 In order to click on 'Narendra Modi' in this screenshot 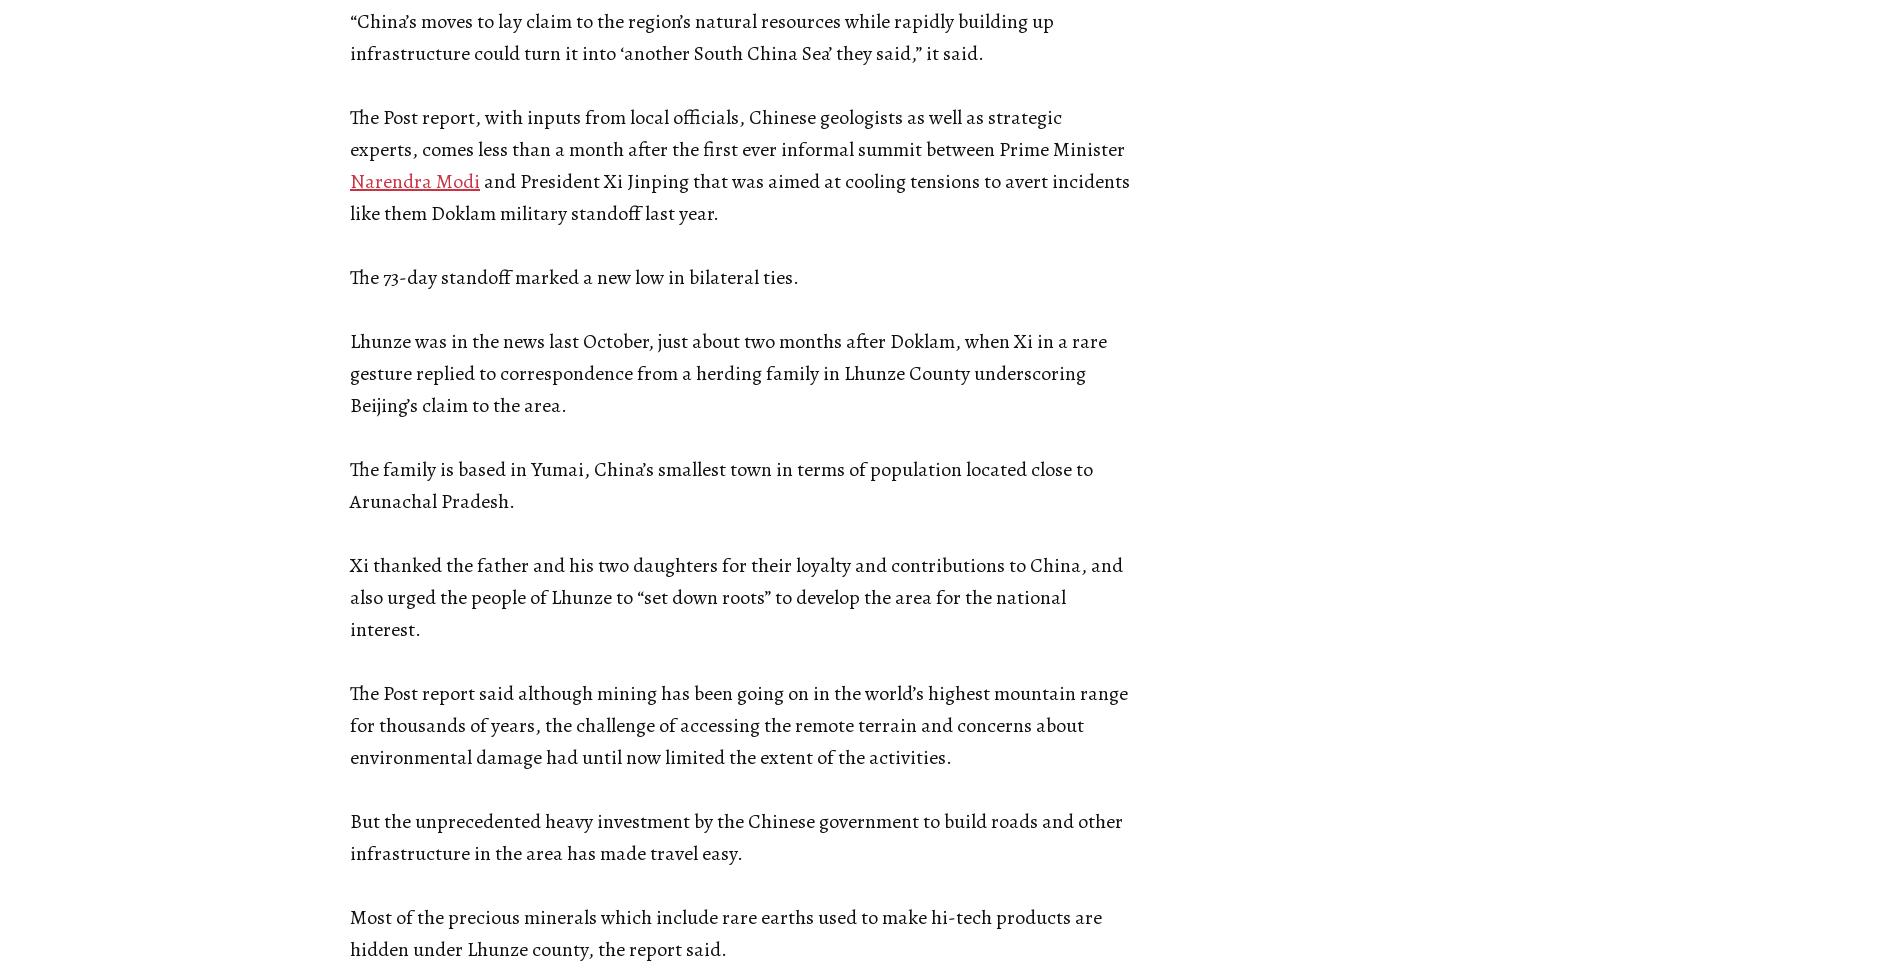, I will do `click(348, 181)`.